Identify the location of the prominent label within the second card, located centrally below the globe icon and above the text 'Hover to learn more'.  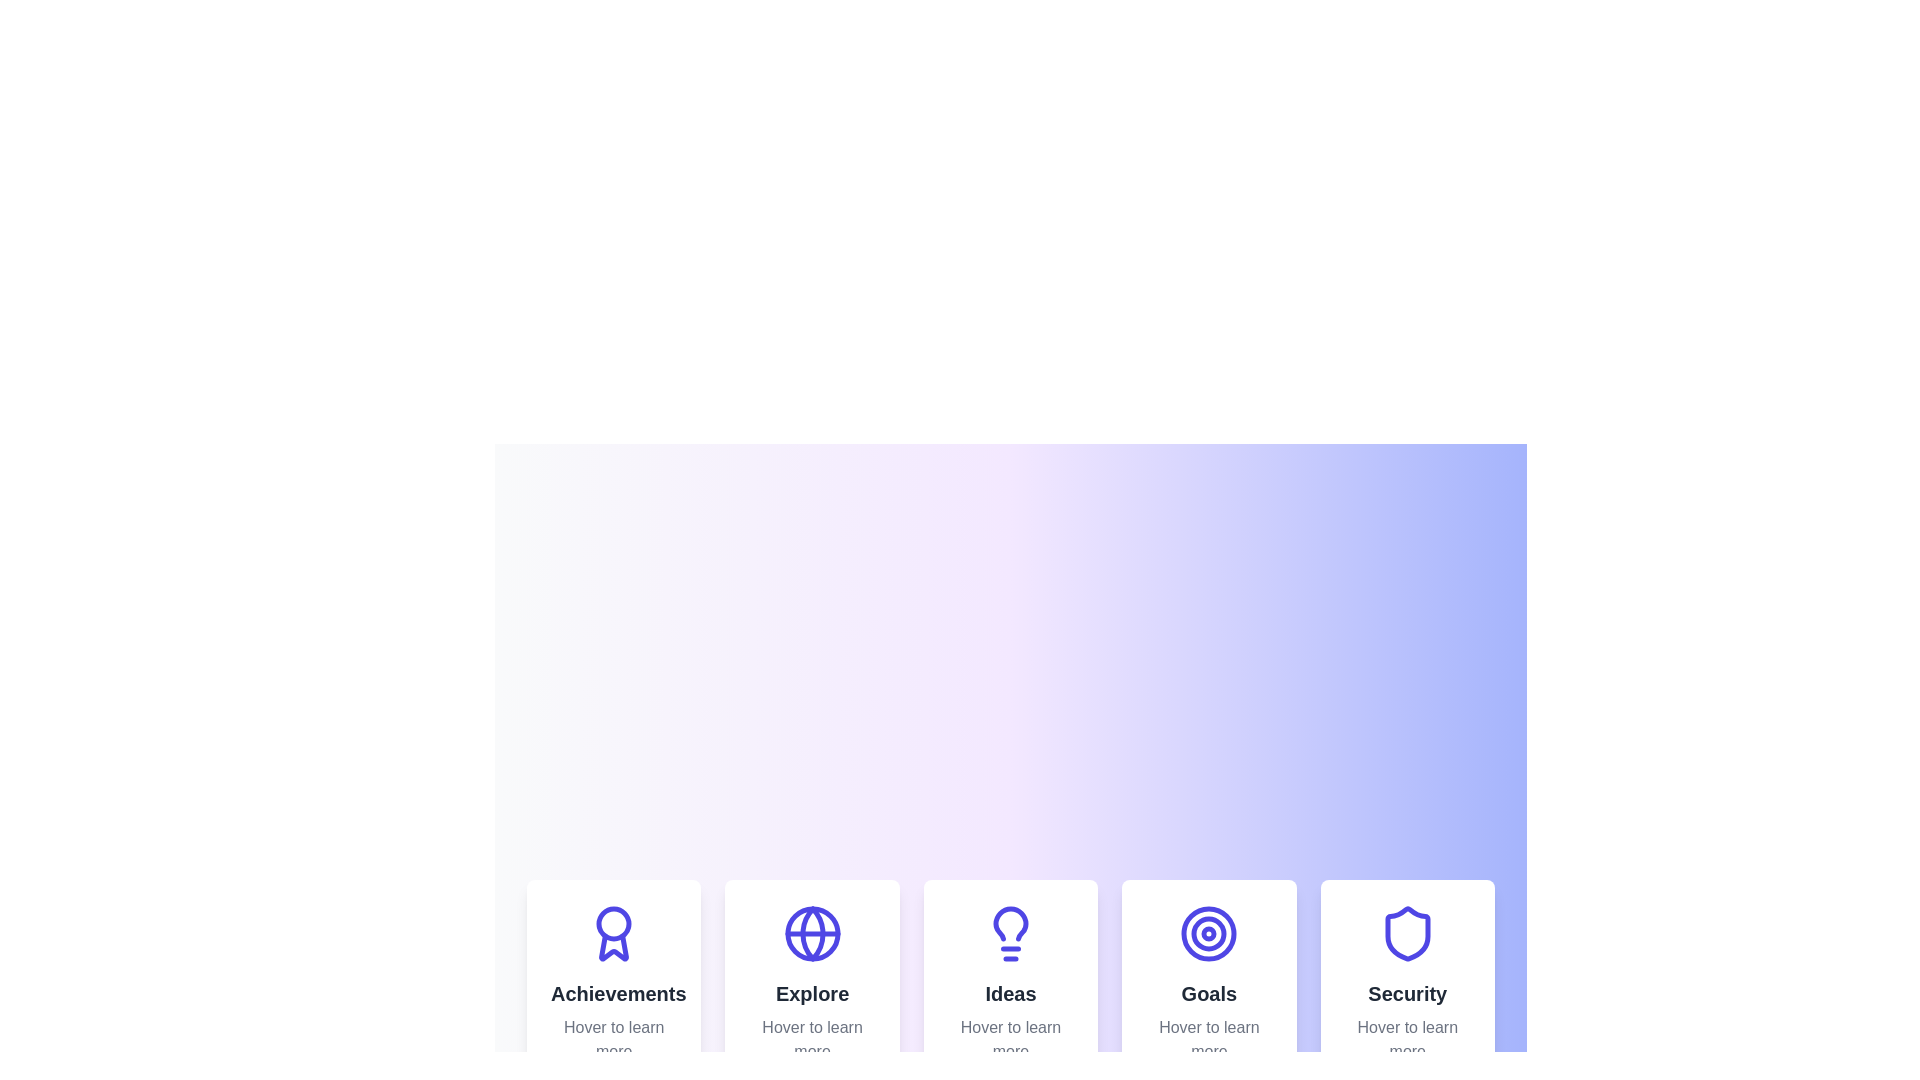
(812, 994).